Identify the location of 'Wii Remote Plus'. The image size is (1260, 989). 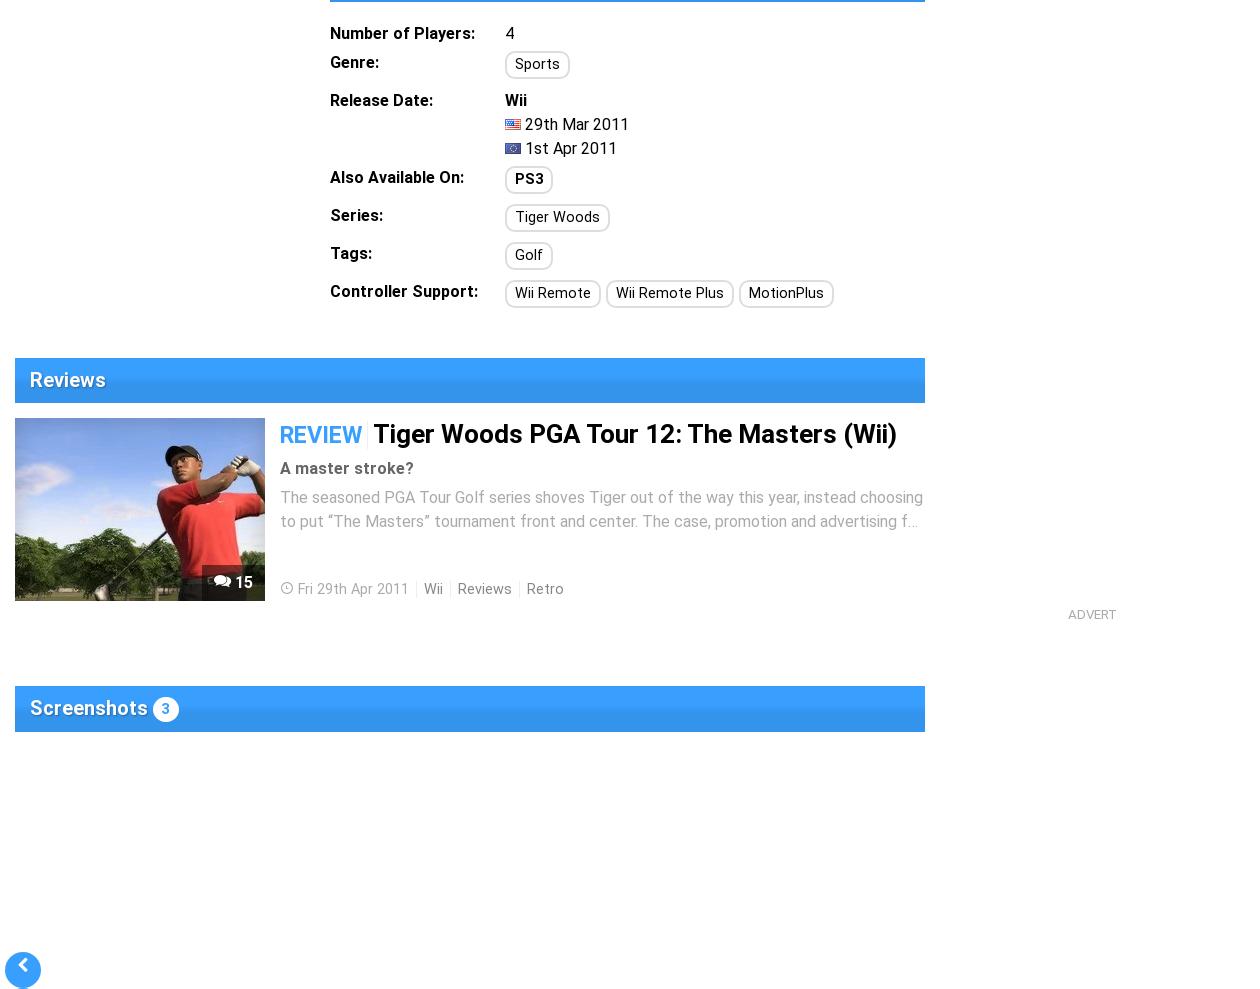
(616, 293).